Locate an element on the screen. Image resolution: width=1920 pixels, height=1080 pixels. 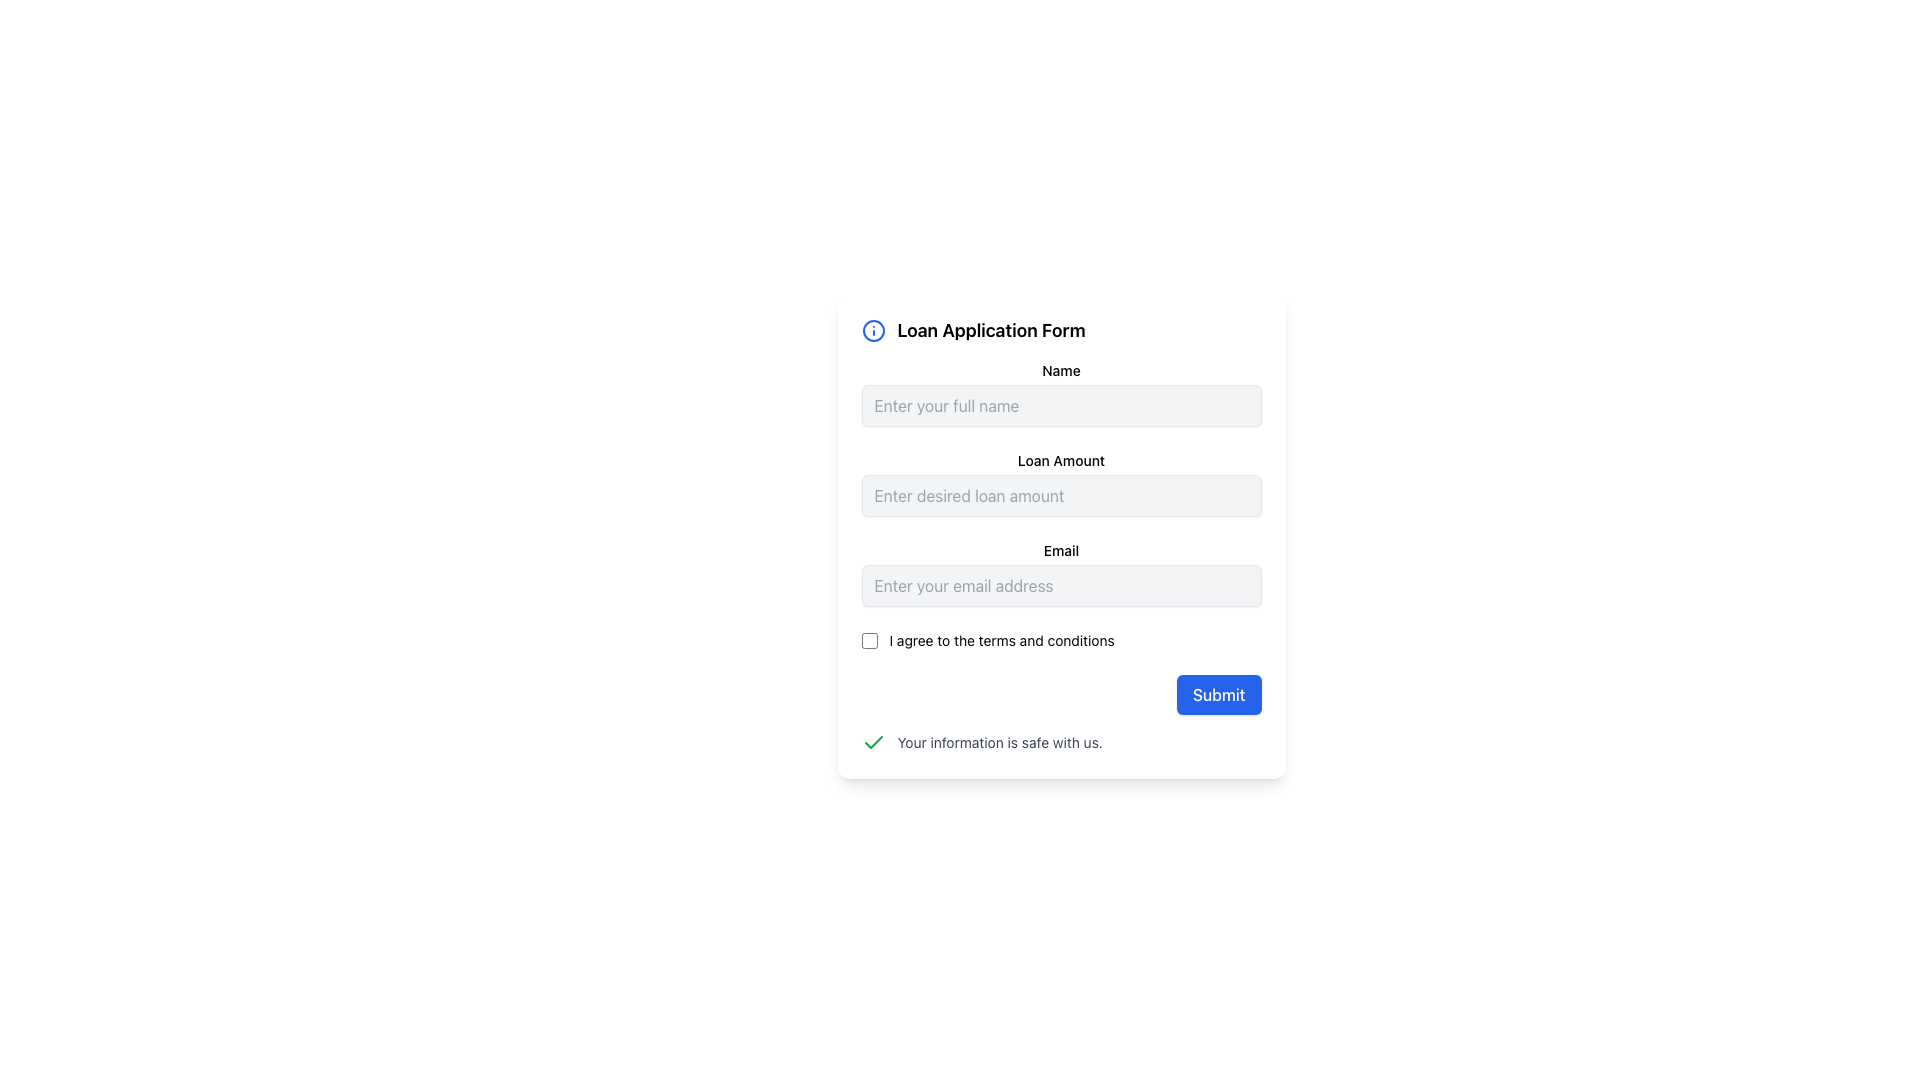
the visual confirmation icon located below the 'I agree to the terms and conditions' checkbox and next to the text 'Your information is safe with us.' is located at coordinates (873, 742).